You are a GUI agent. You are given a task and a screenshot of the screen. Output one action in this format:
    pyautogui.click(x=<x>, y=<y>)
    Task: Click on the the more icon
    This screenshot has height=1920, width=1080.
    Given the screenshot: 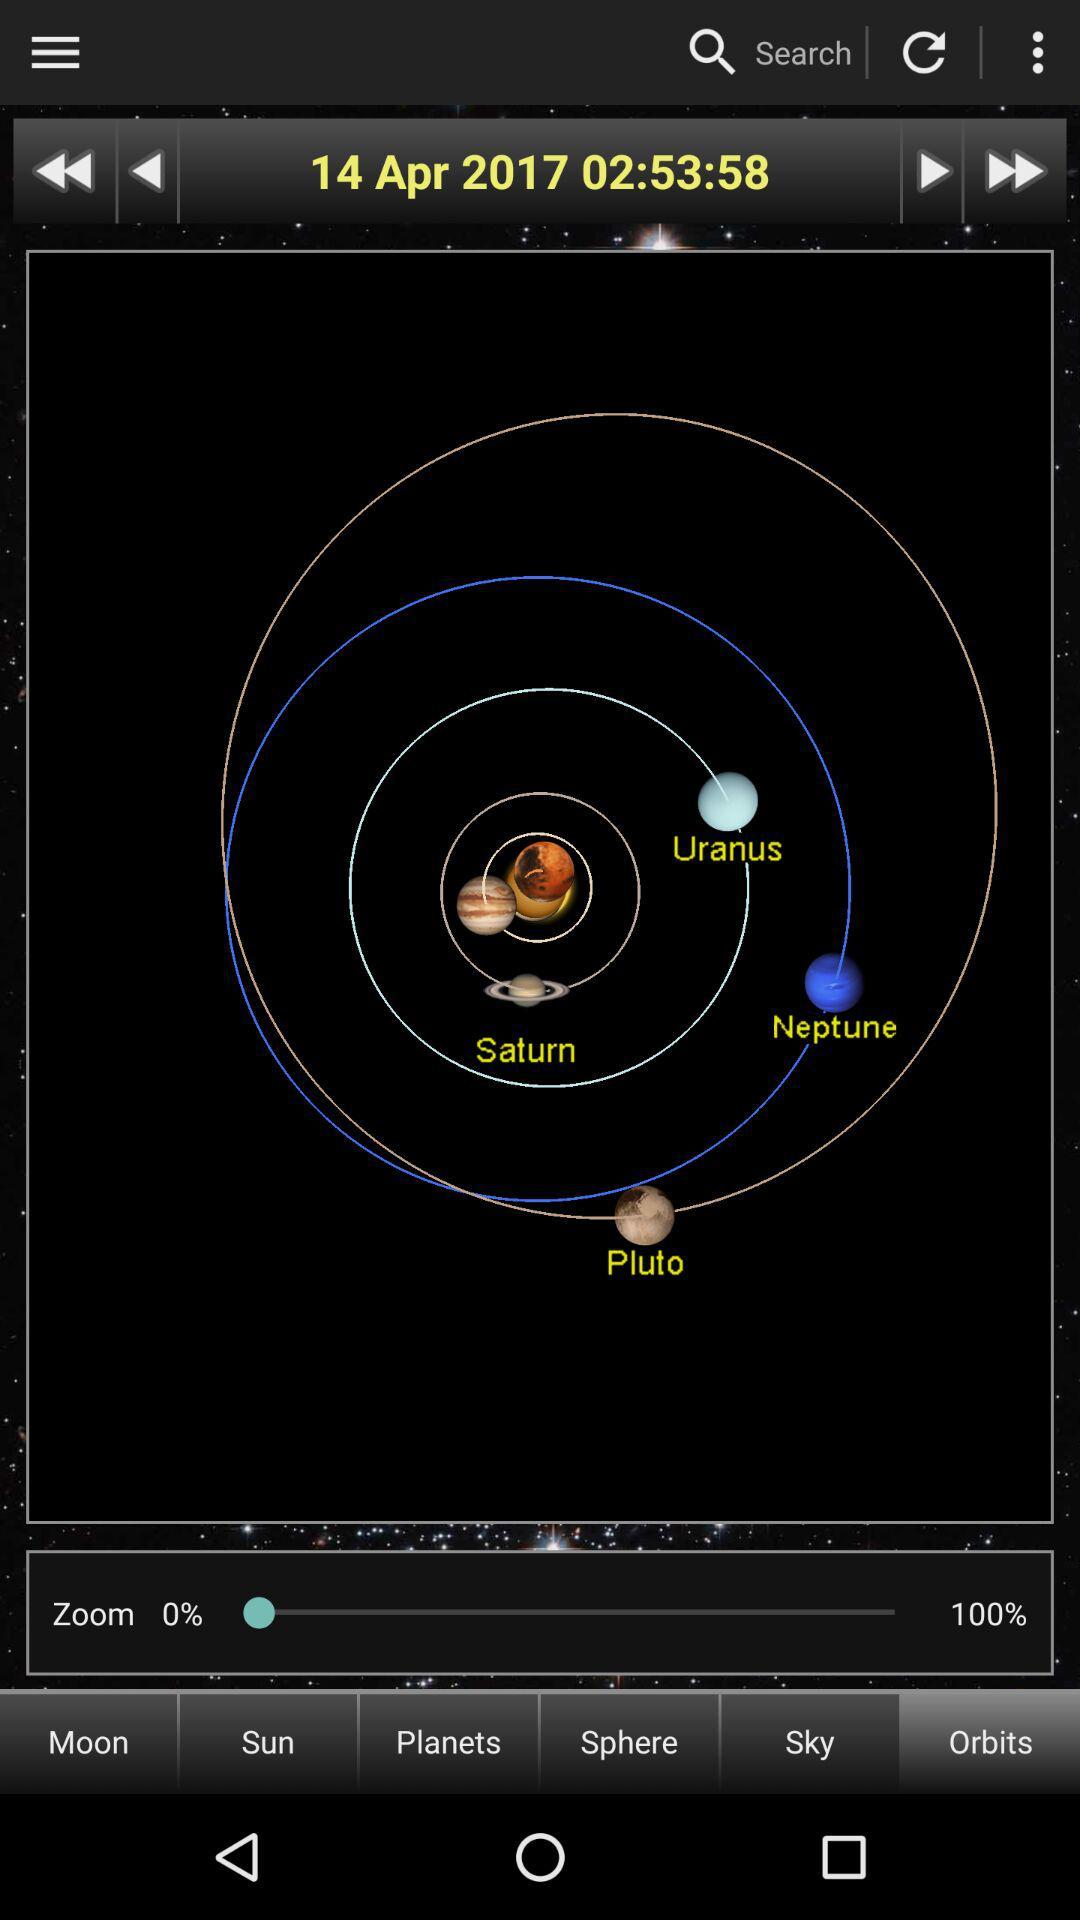 What is the action you would take?
    pyautogui.click(x=1036, y=52)
    